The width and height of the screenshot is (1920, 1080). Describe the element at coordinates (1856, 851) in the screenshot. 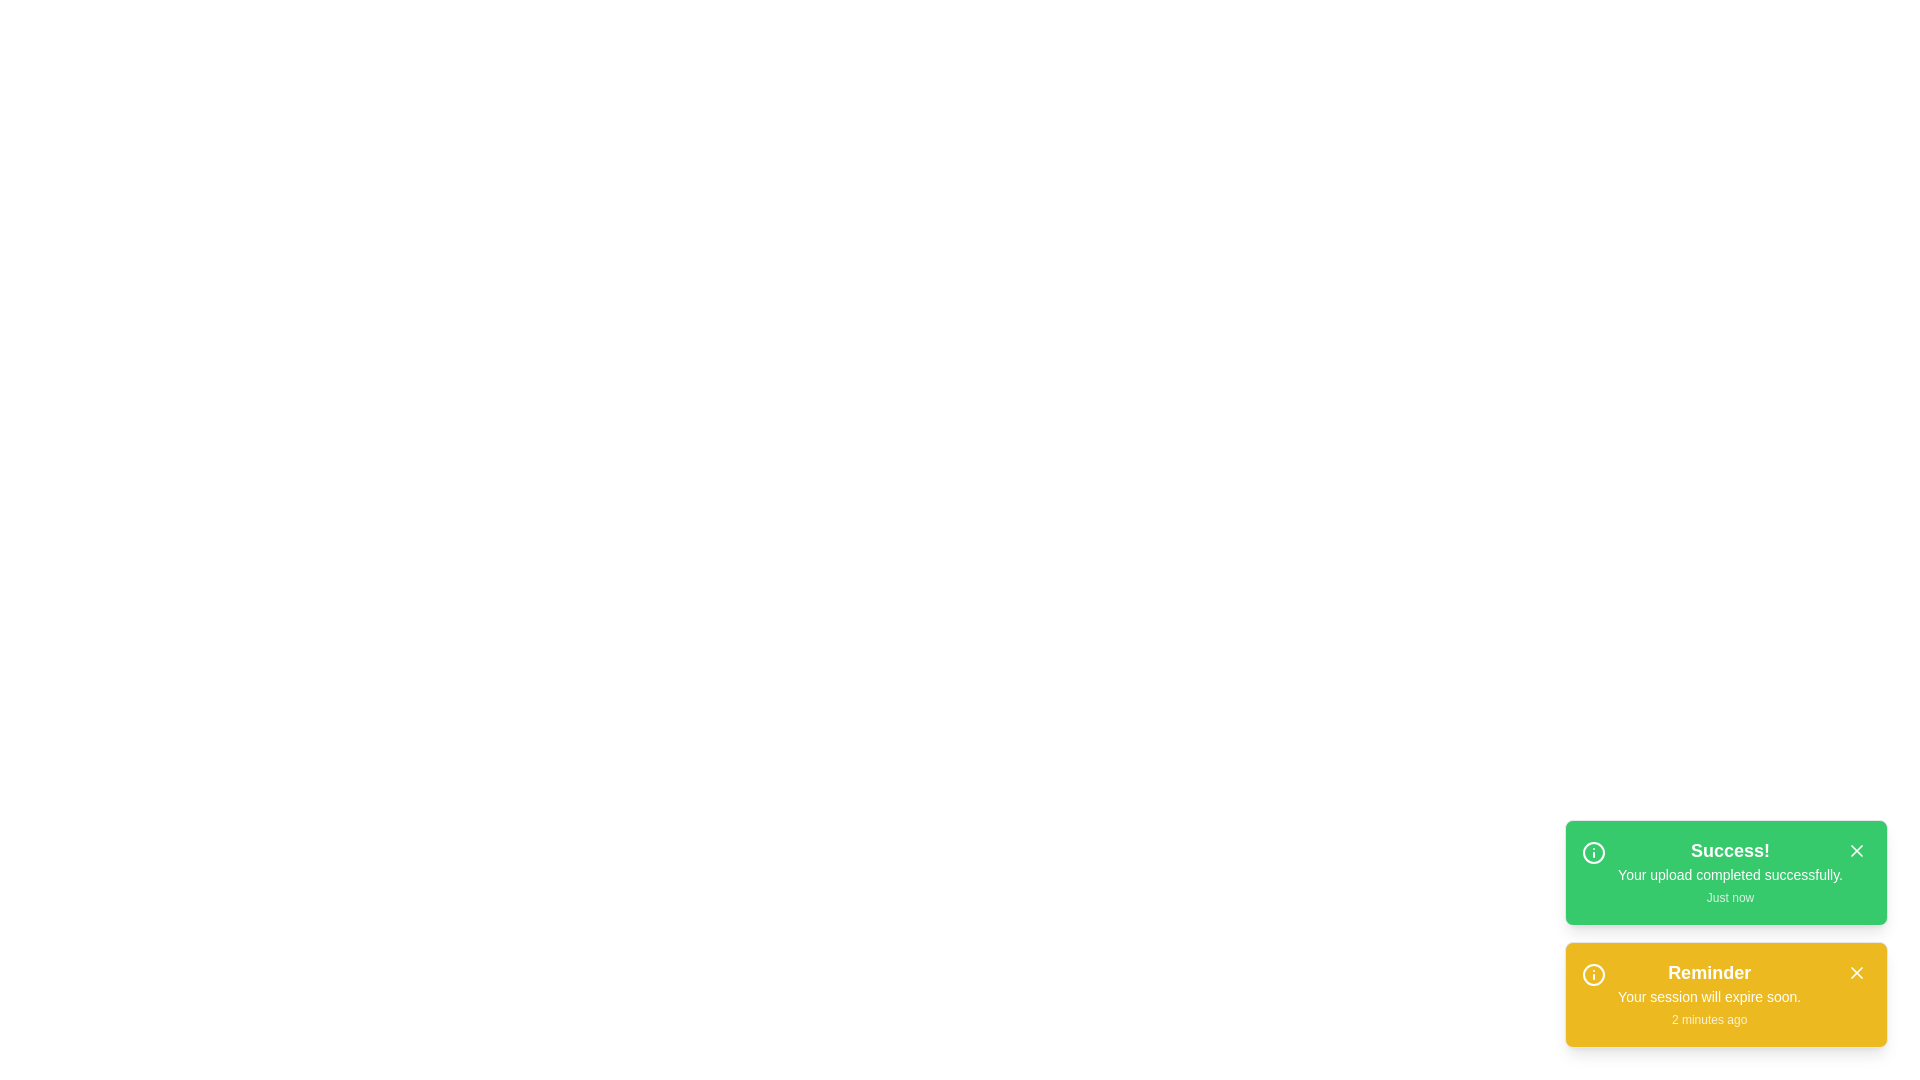

I see `the dismiss button of the notification with title Success!` at that location.